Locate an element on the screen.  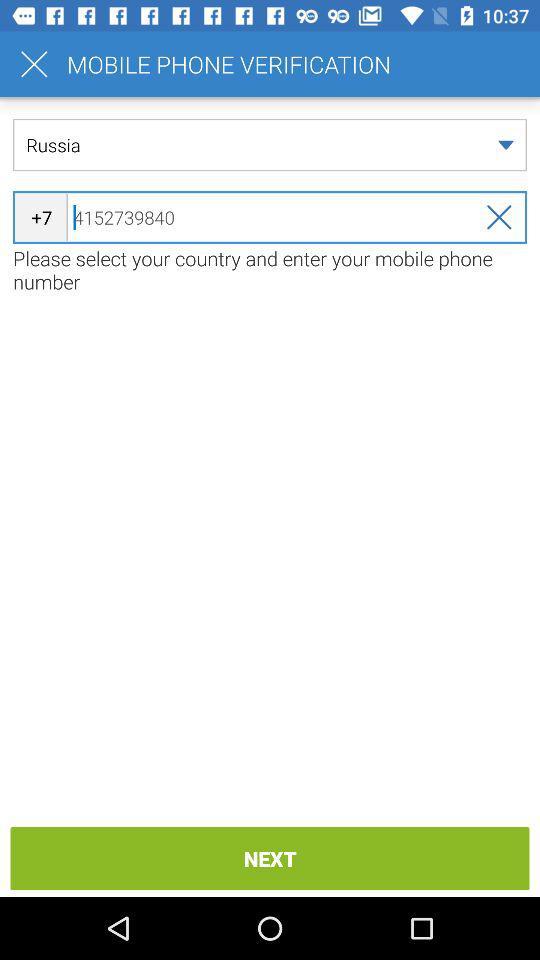
icon below the russia icon is located at coordinates (270, 217).